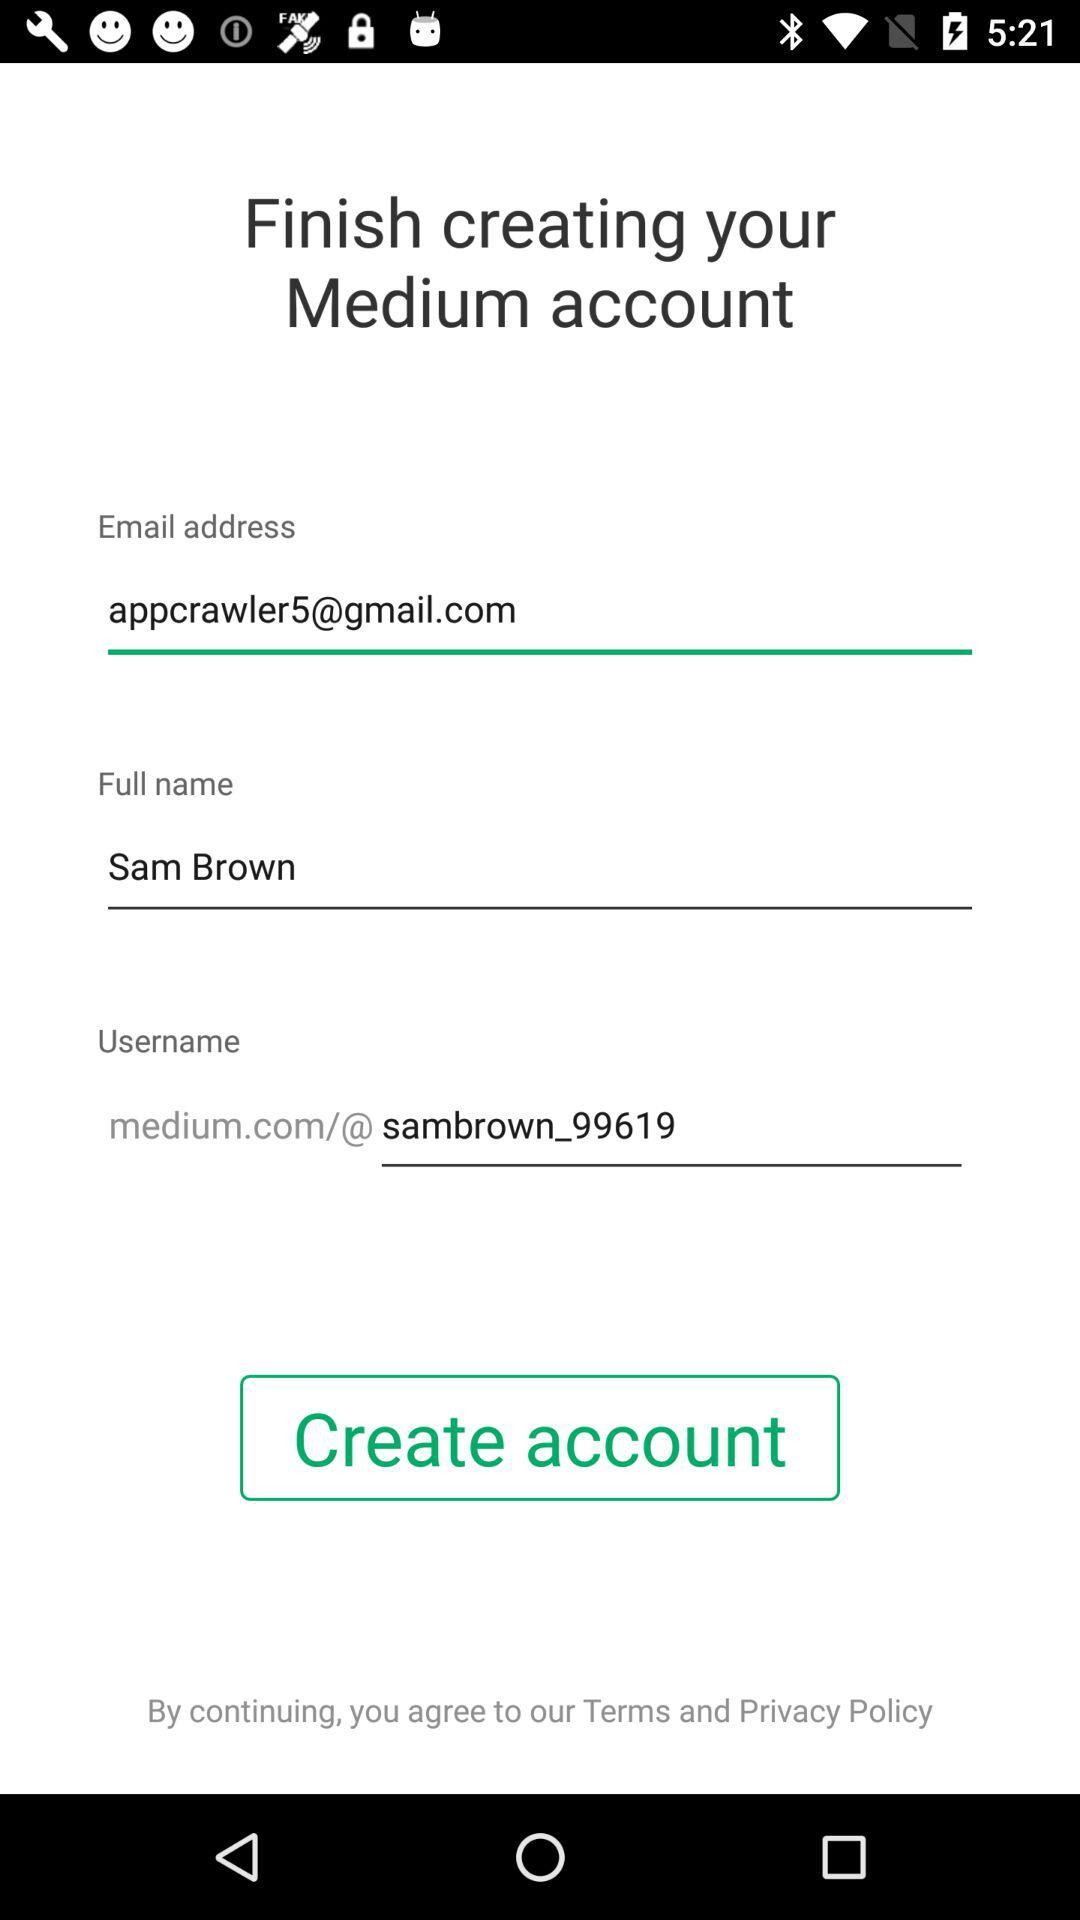  What do you see at coordinates (671, 1124) in the screenshot?
I see `the item below username` at bounding box center [671, 1124].